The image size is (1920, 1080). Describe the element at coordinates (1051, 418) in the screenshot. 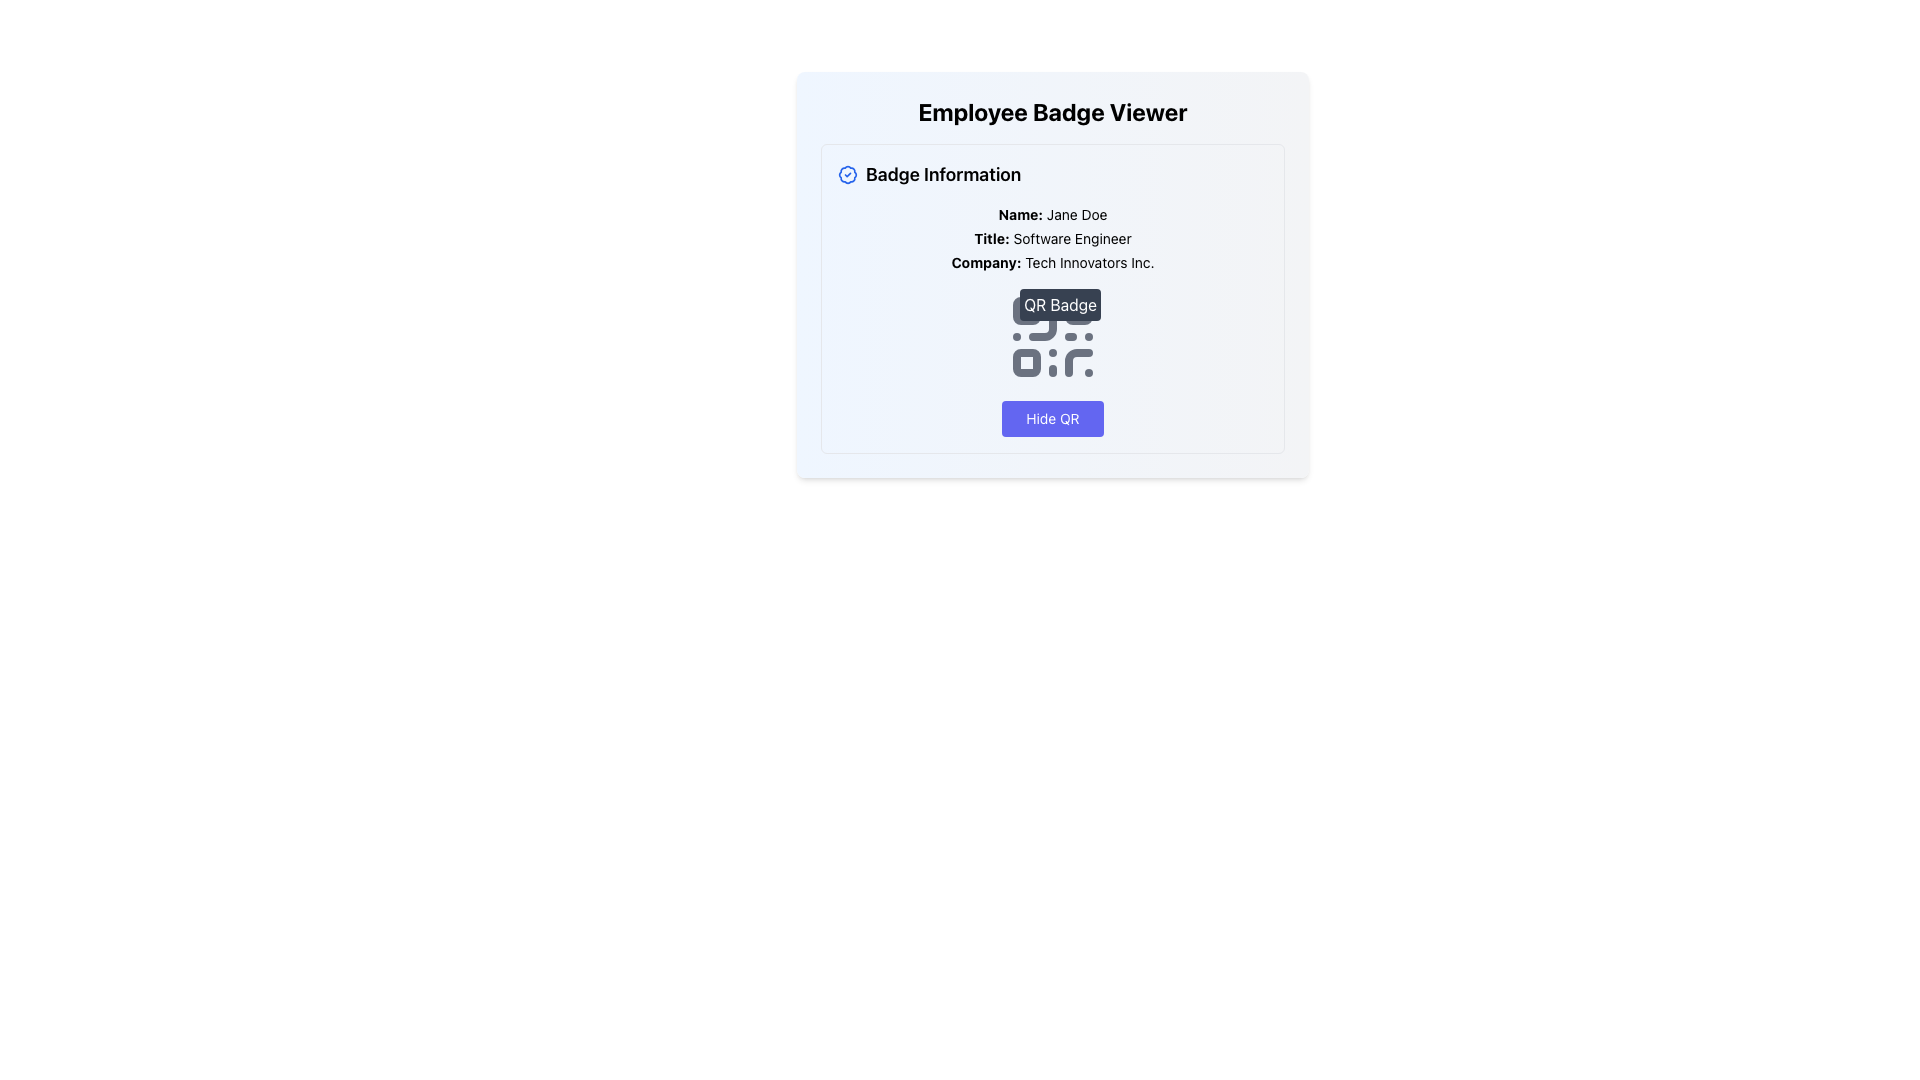

I see `the 'Hide QR' button which has rounded corners, a blue background, and white text` at that location.